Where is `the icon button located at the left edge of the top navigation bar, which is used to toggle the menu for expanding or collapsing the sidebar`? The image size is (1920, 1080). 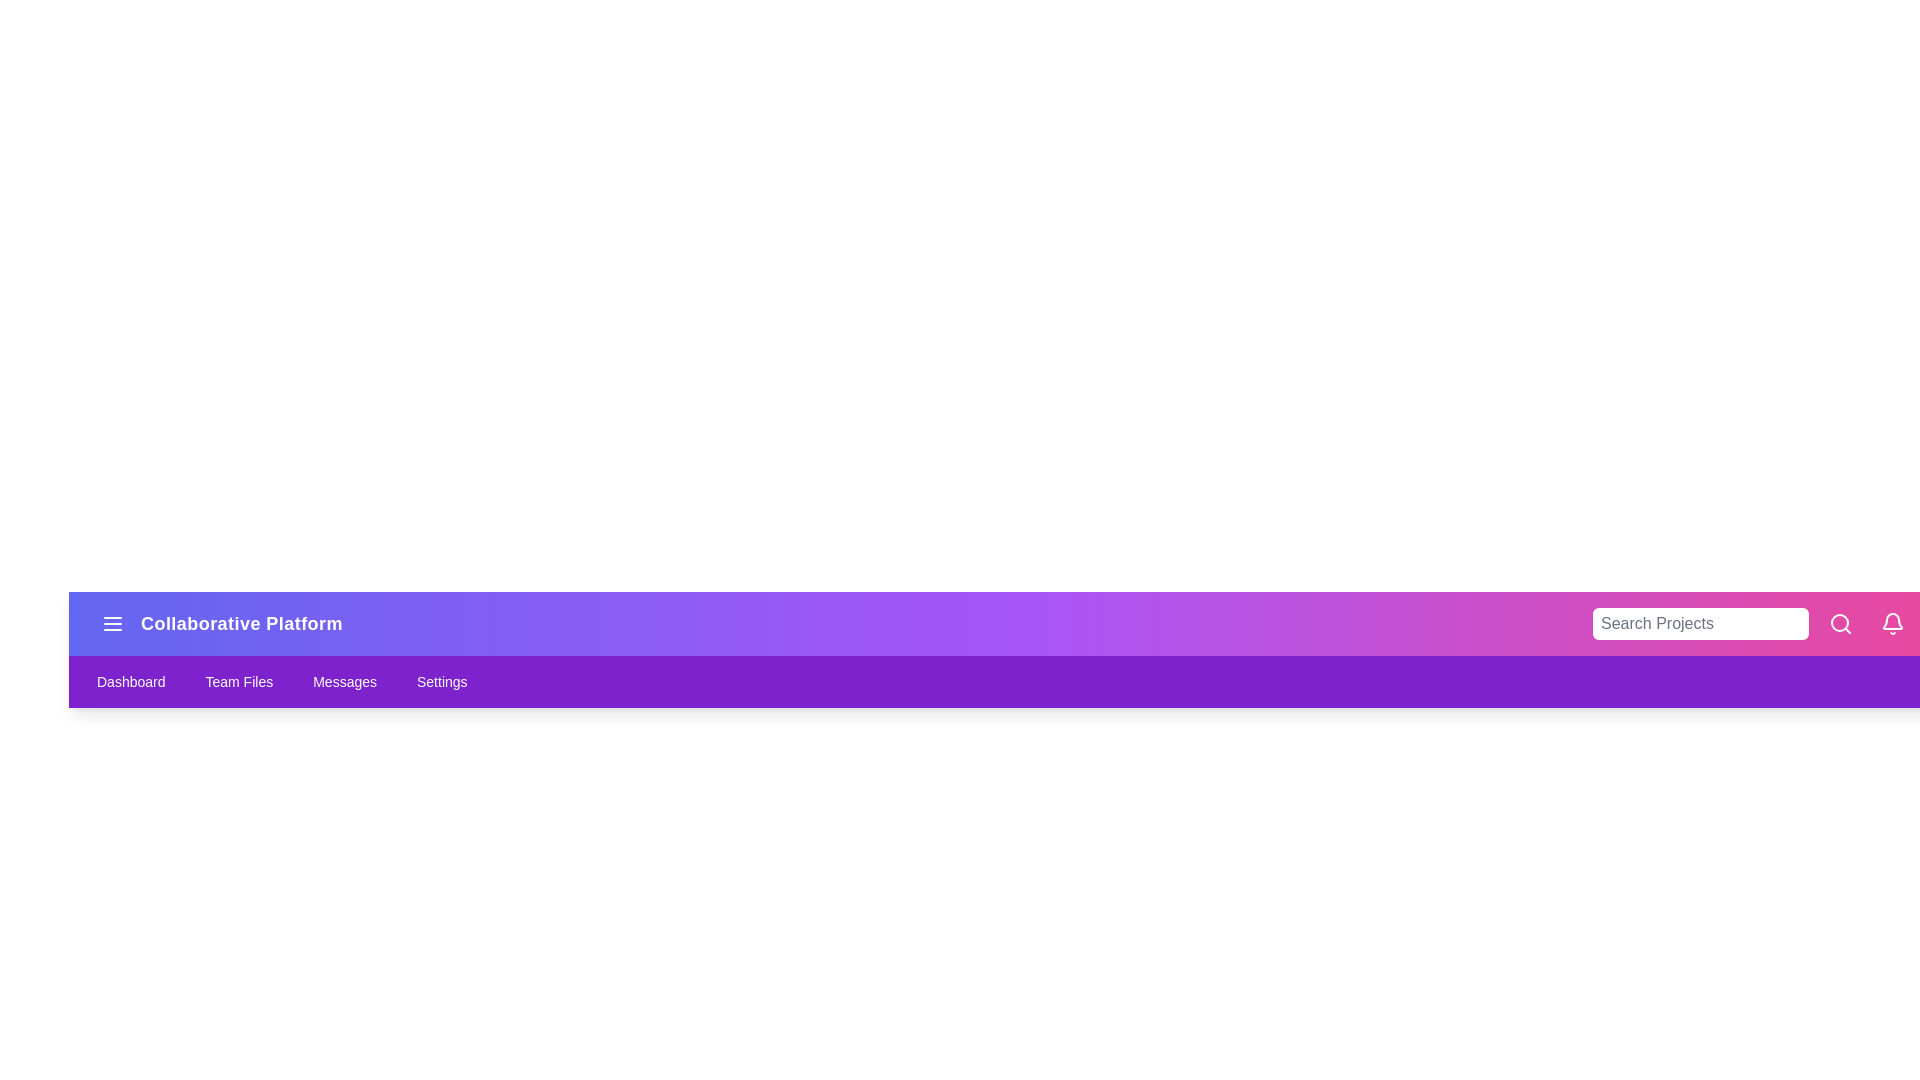
the icon button located at the left edge of the top navigation bar, which is used to toggle the menu for expanding or collapsing the sidebar is located at coordinates (112, 623).